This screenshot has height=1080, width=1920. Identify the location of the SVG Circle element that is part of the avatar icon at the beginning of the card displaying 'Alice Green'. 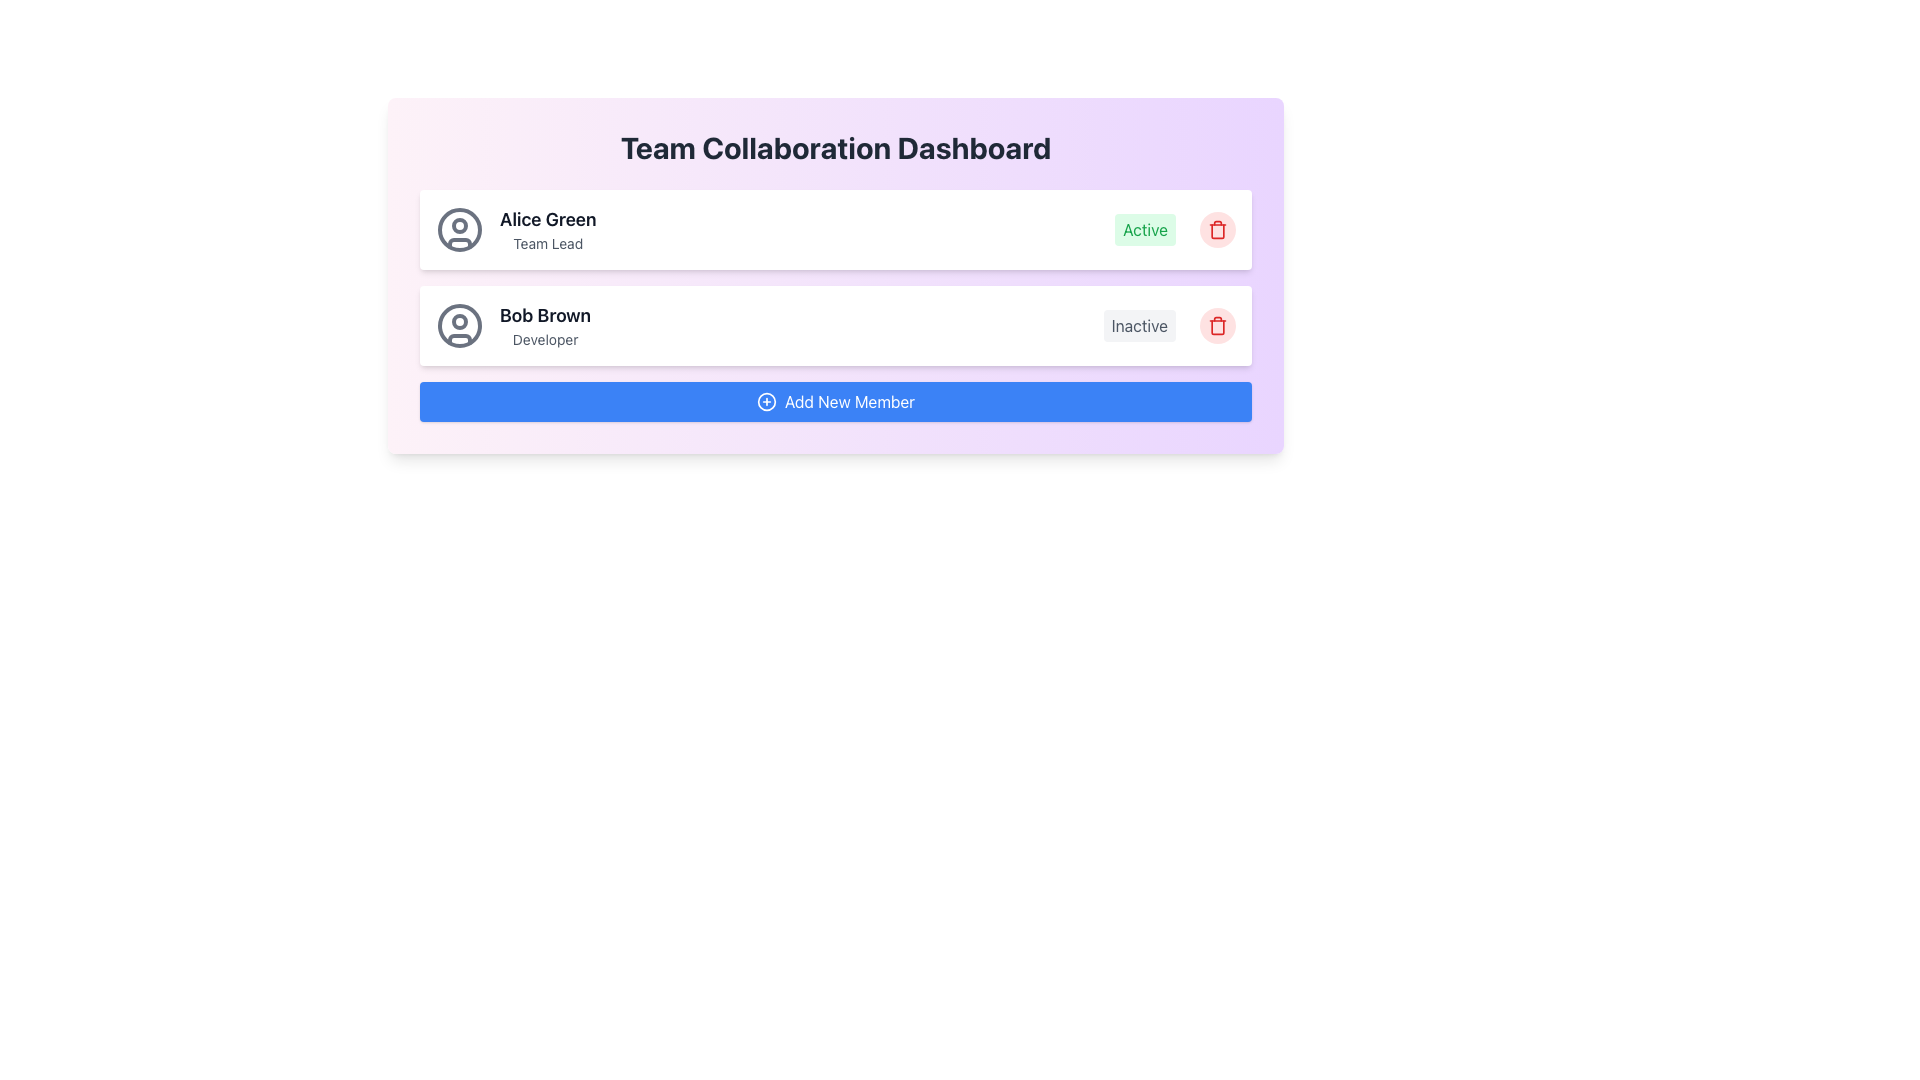
(459, 229).